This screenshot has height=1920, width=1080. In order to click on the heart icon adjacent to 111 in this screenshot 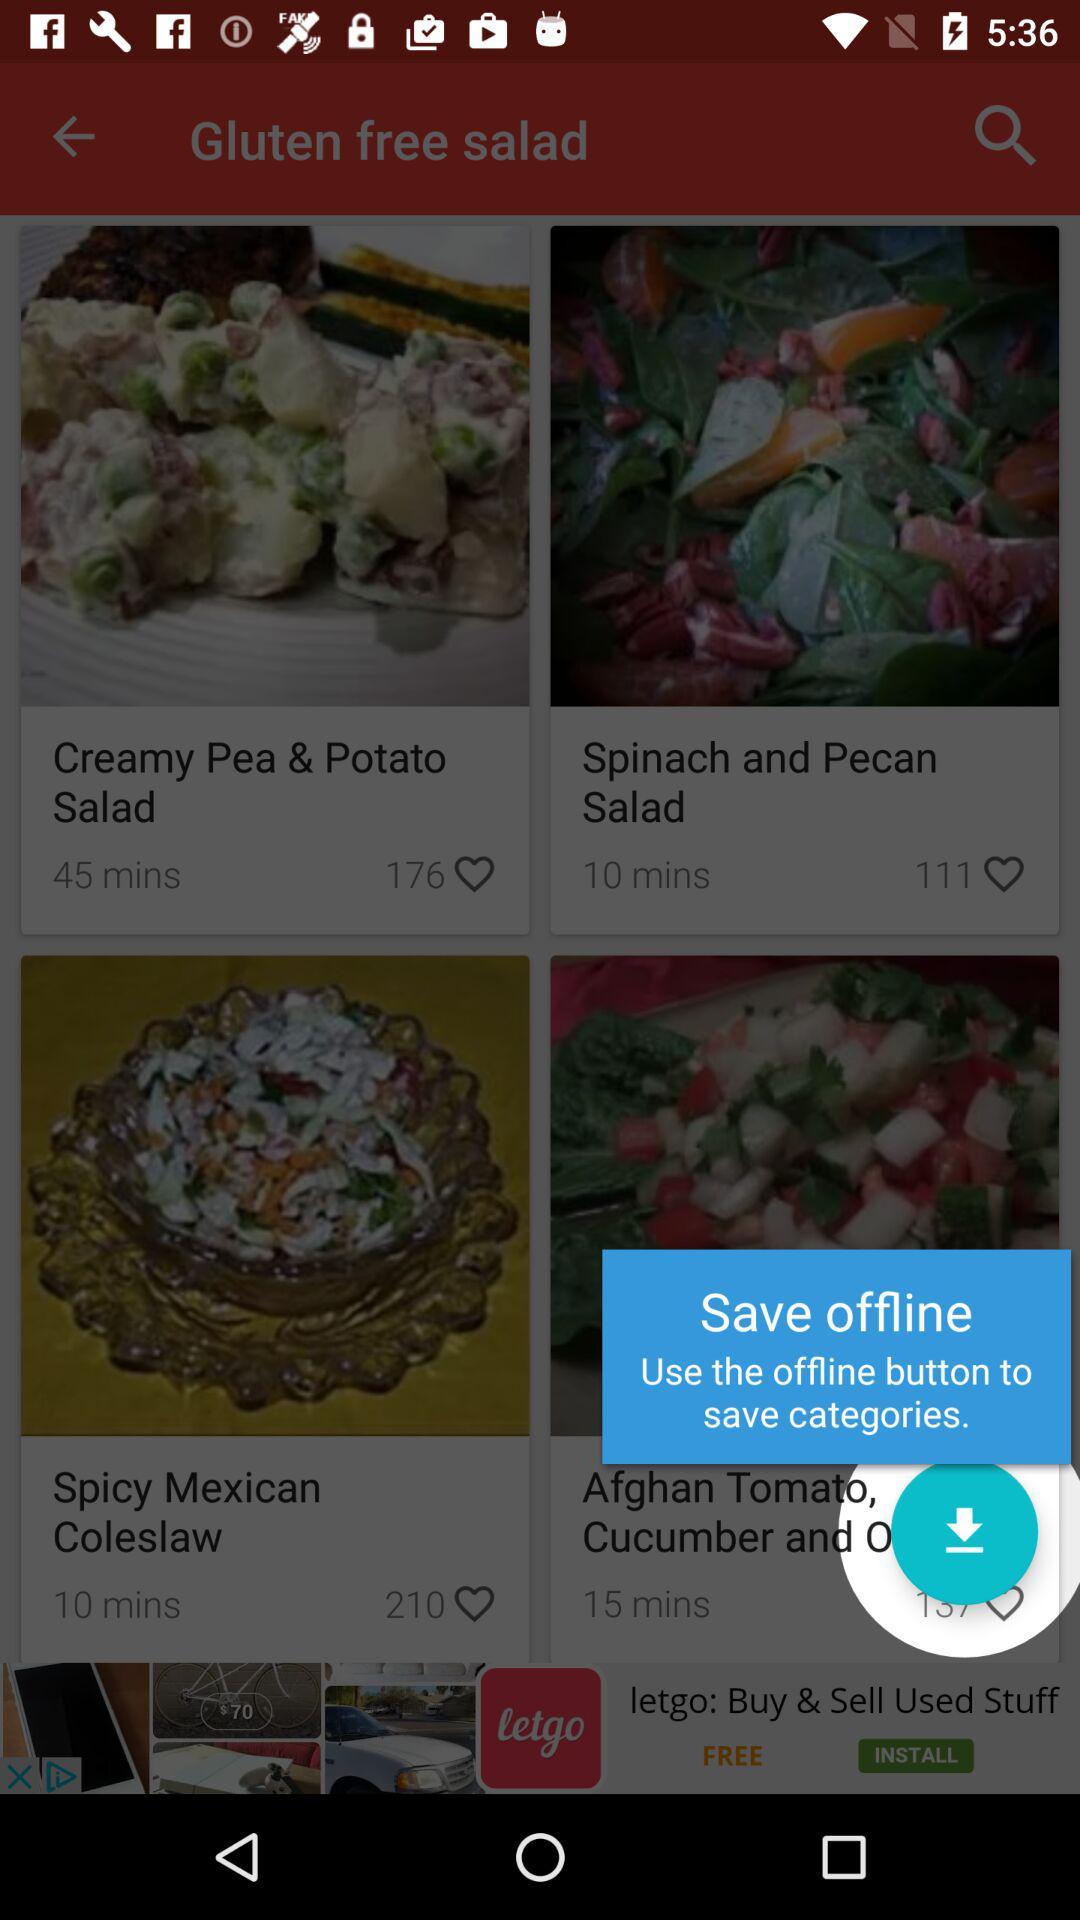, I will do `click(1003, 873)`.